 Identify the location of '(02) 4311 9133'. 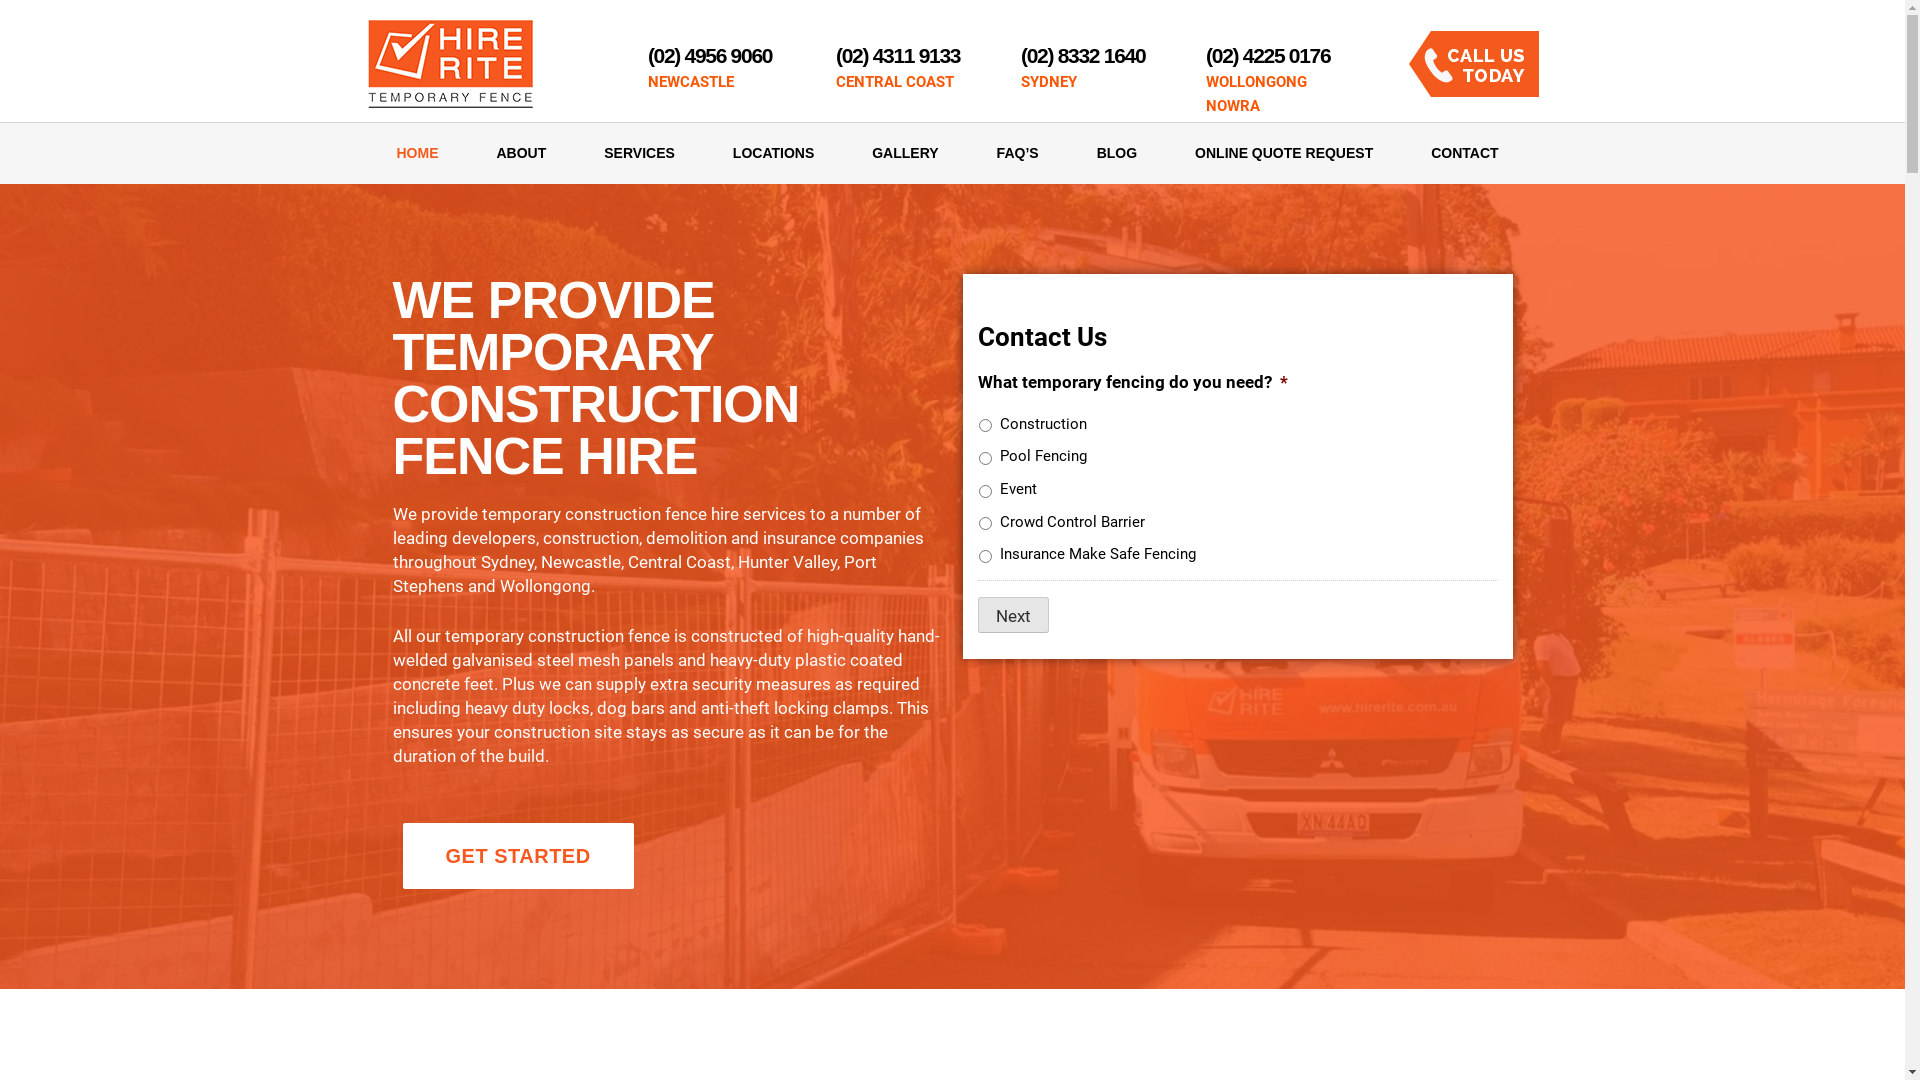
(835, 54).